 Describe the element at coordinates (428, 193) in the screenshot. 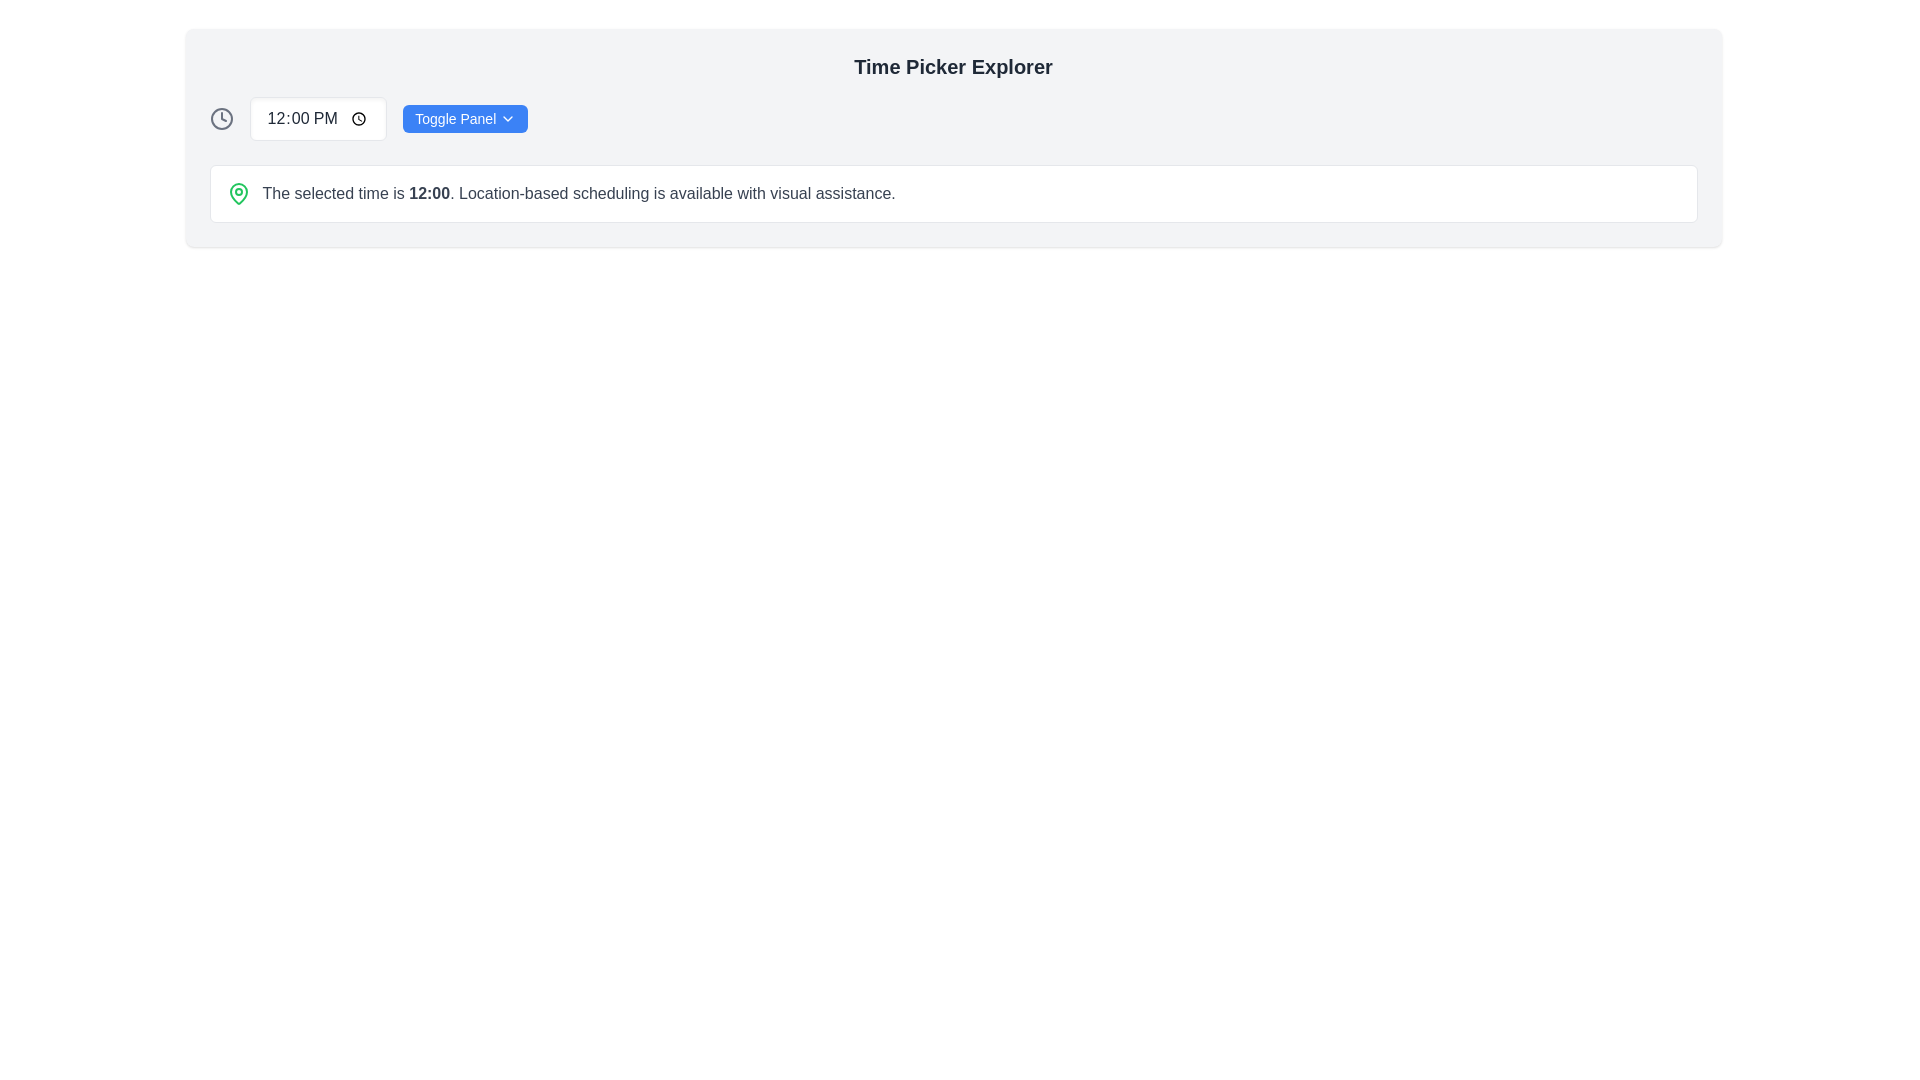

I see `the bold text displaying '12:00', which is centrally positioned within the sentence explaining selected time options` at that location.